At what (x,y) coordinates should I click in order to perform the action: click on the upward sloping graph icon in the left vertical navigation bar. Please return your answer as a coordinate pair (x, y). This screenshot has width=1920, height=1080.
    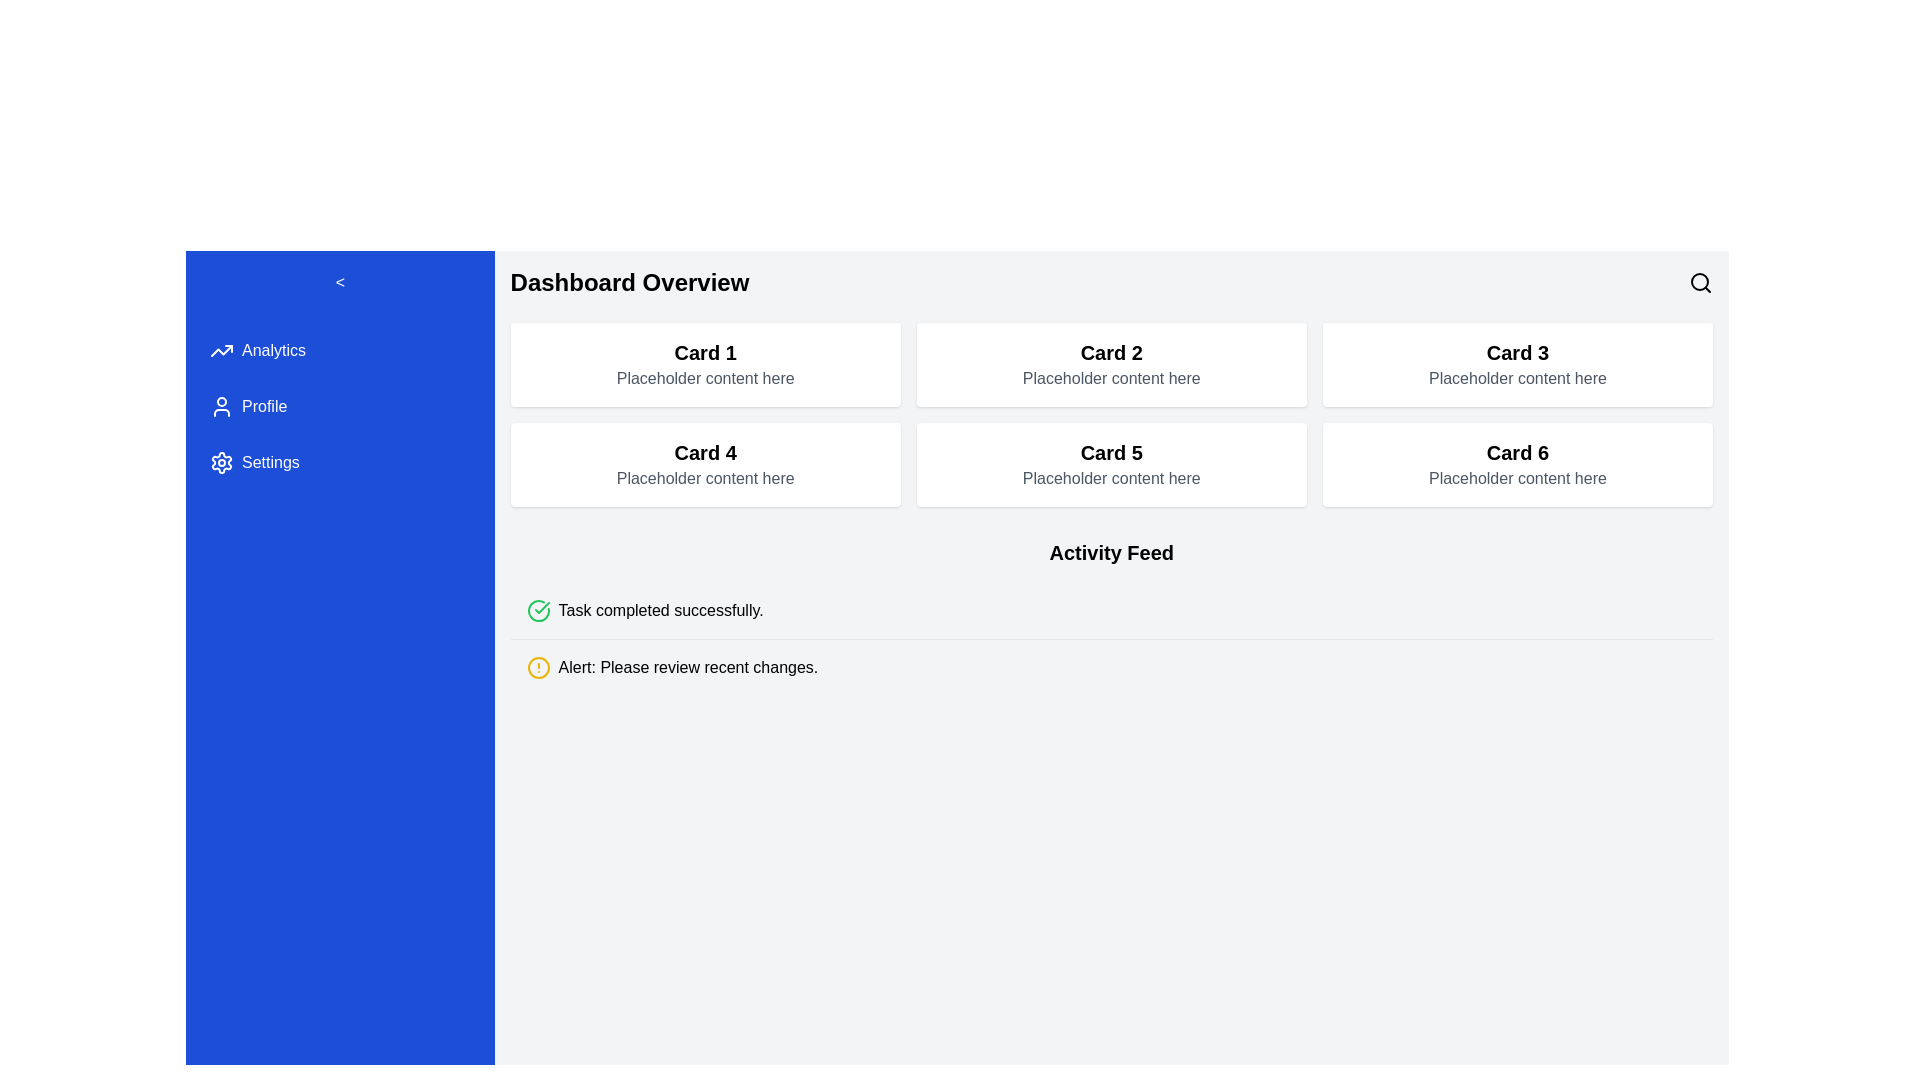
    Looking at the image, I should click on (221, 350).